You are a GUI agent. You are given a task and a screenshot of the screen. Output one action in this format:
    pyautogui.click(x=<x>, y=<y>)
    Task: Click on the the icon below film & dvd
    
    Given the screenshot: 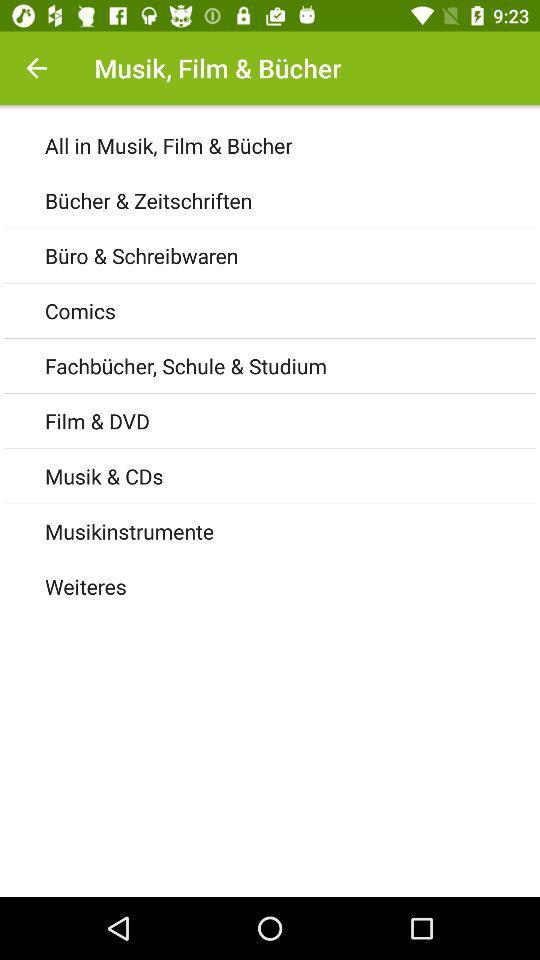 What is the action you would take?
    pyautogui.click(x=291, y=476)
    